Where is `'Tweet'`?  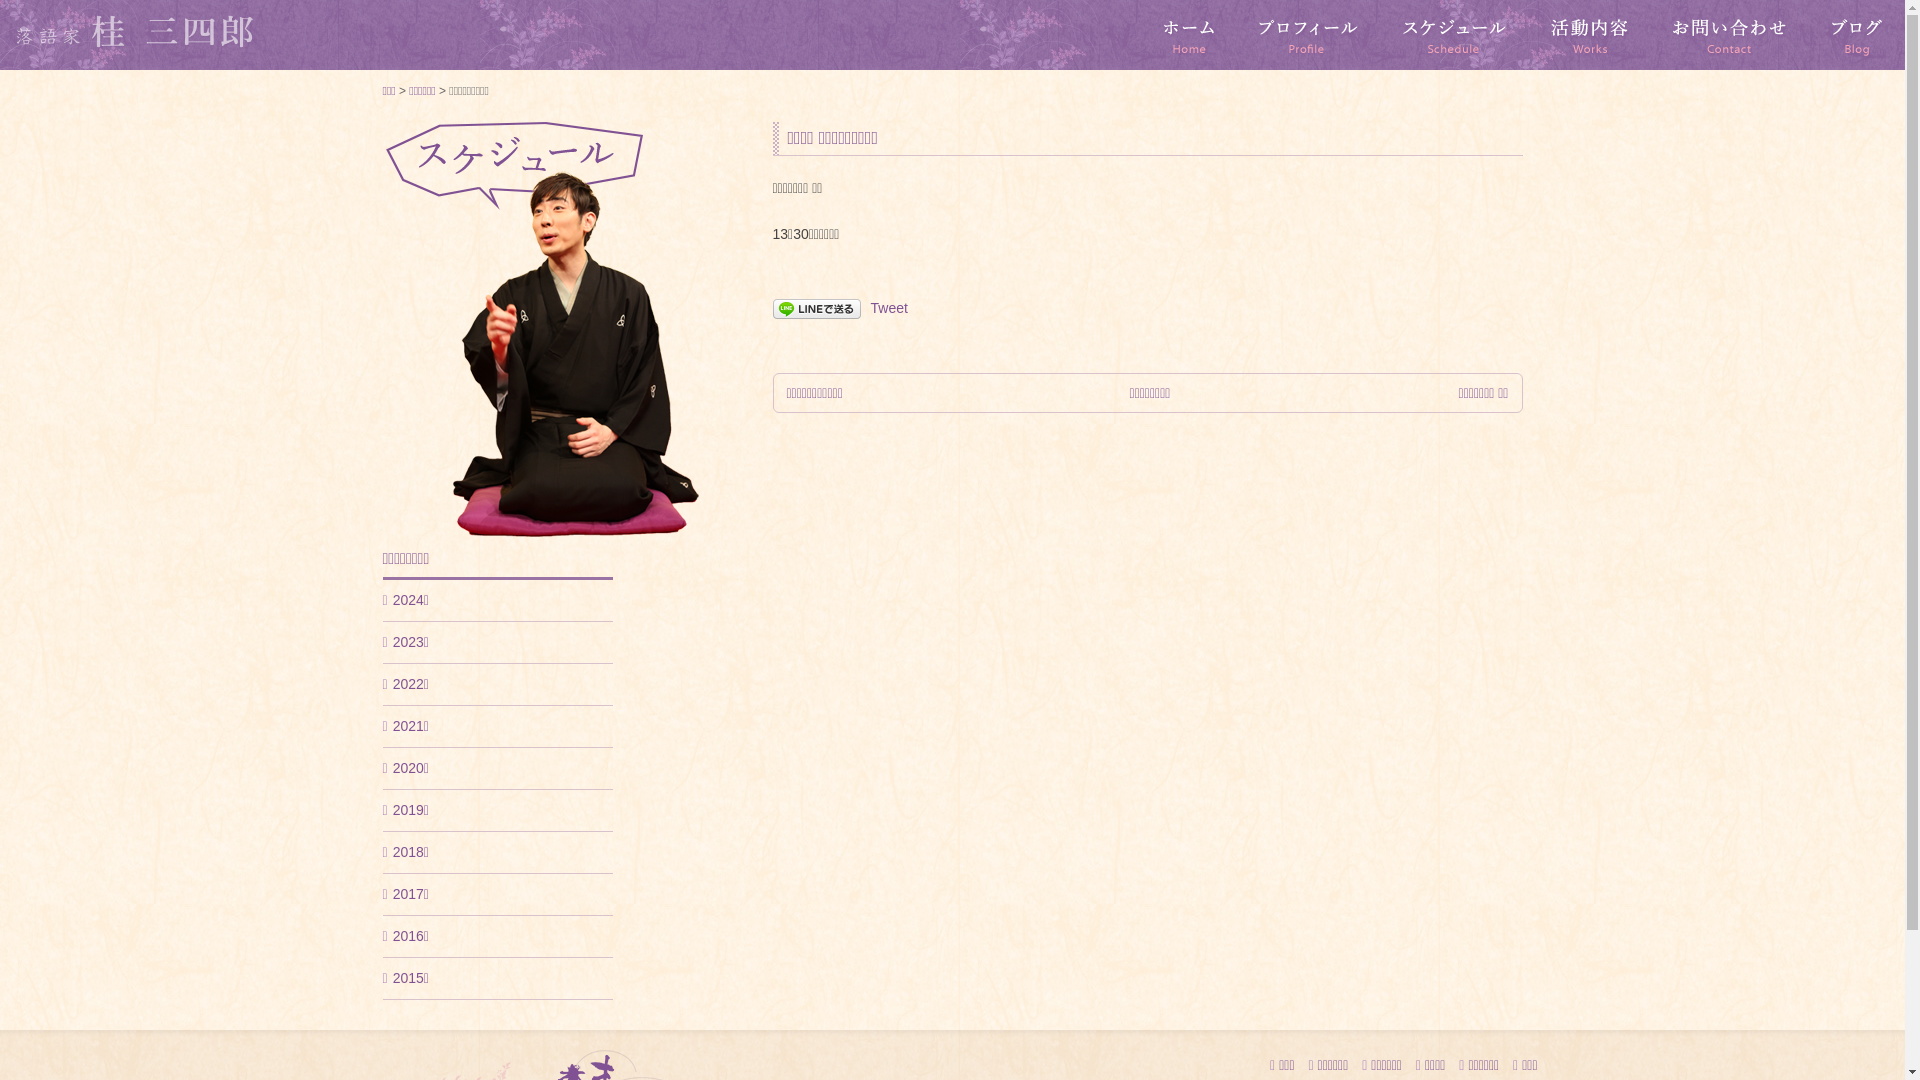 'Tweet' is located at coordinates (869, 308).